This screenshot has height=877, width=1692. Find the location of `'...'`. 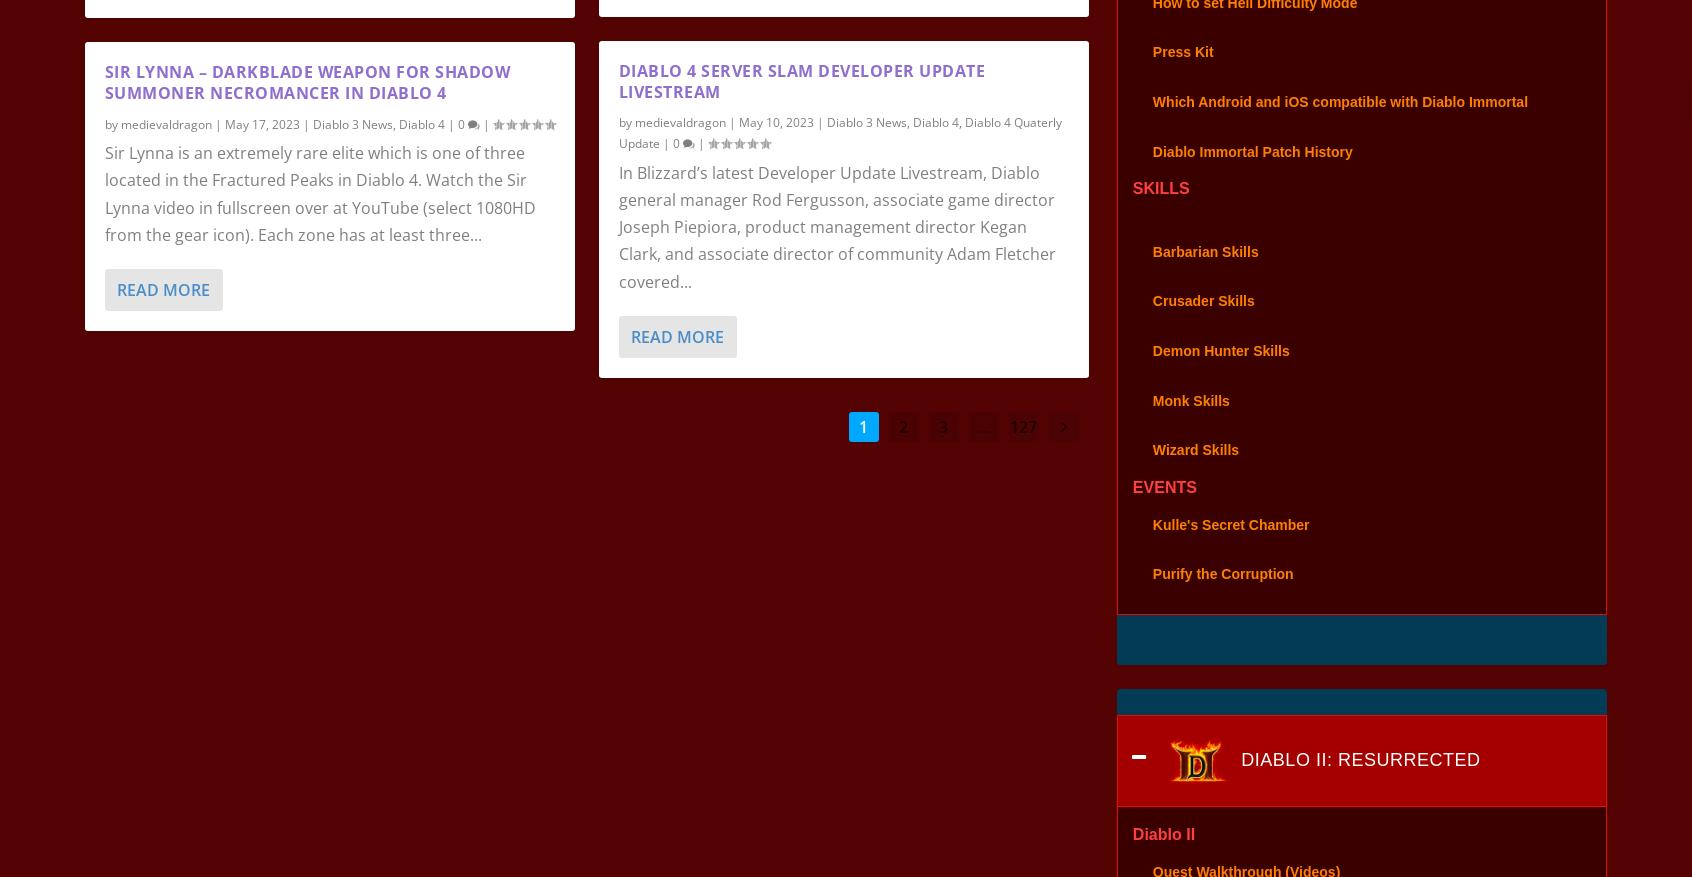

'...' is located at coordinates (983, 452).